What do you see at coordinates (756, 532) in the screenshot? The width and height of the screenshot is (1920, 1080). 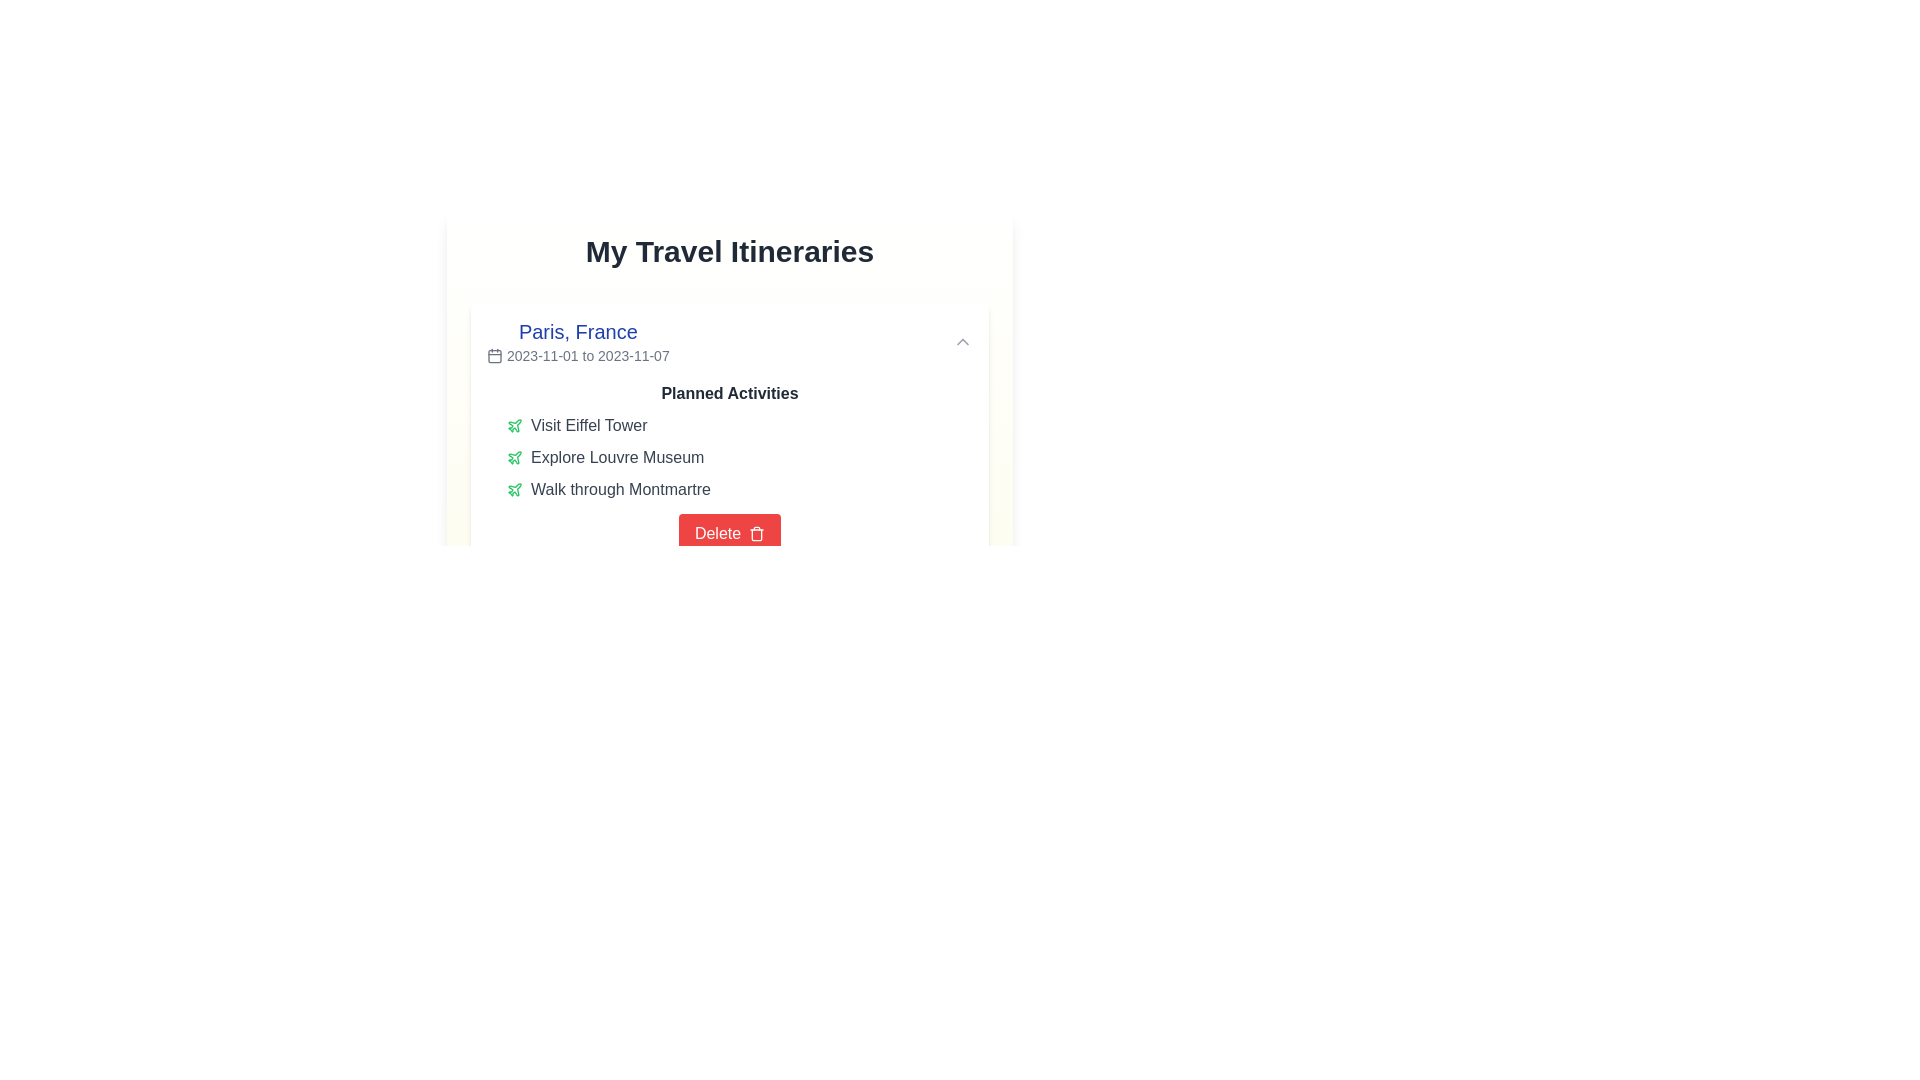 I see `the Trash bin icon, which represents the 'Delete' action located to the right of the 'Delete' text on the red button at the bottom of the itinerary card` at bounding box center [756, 532].